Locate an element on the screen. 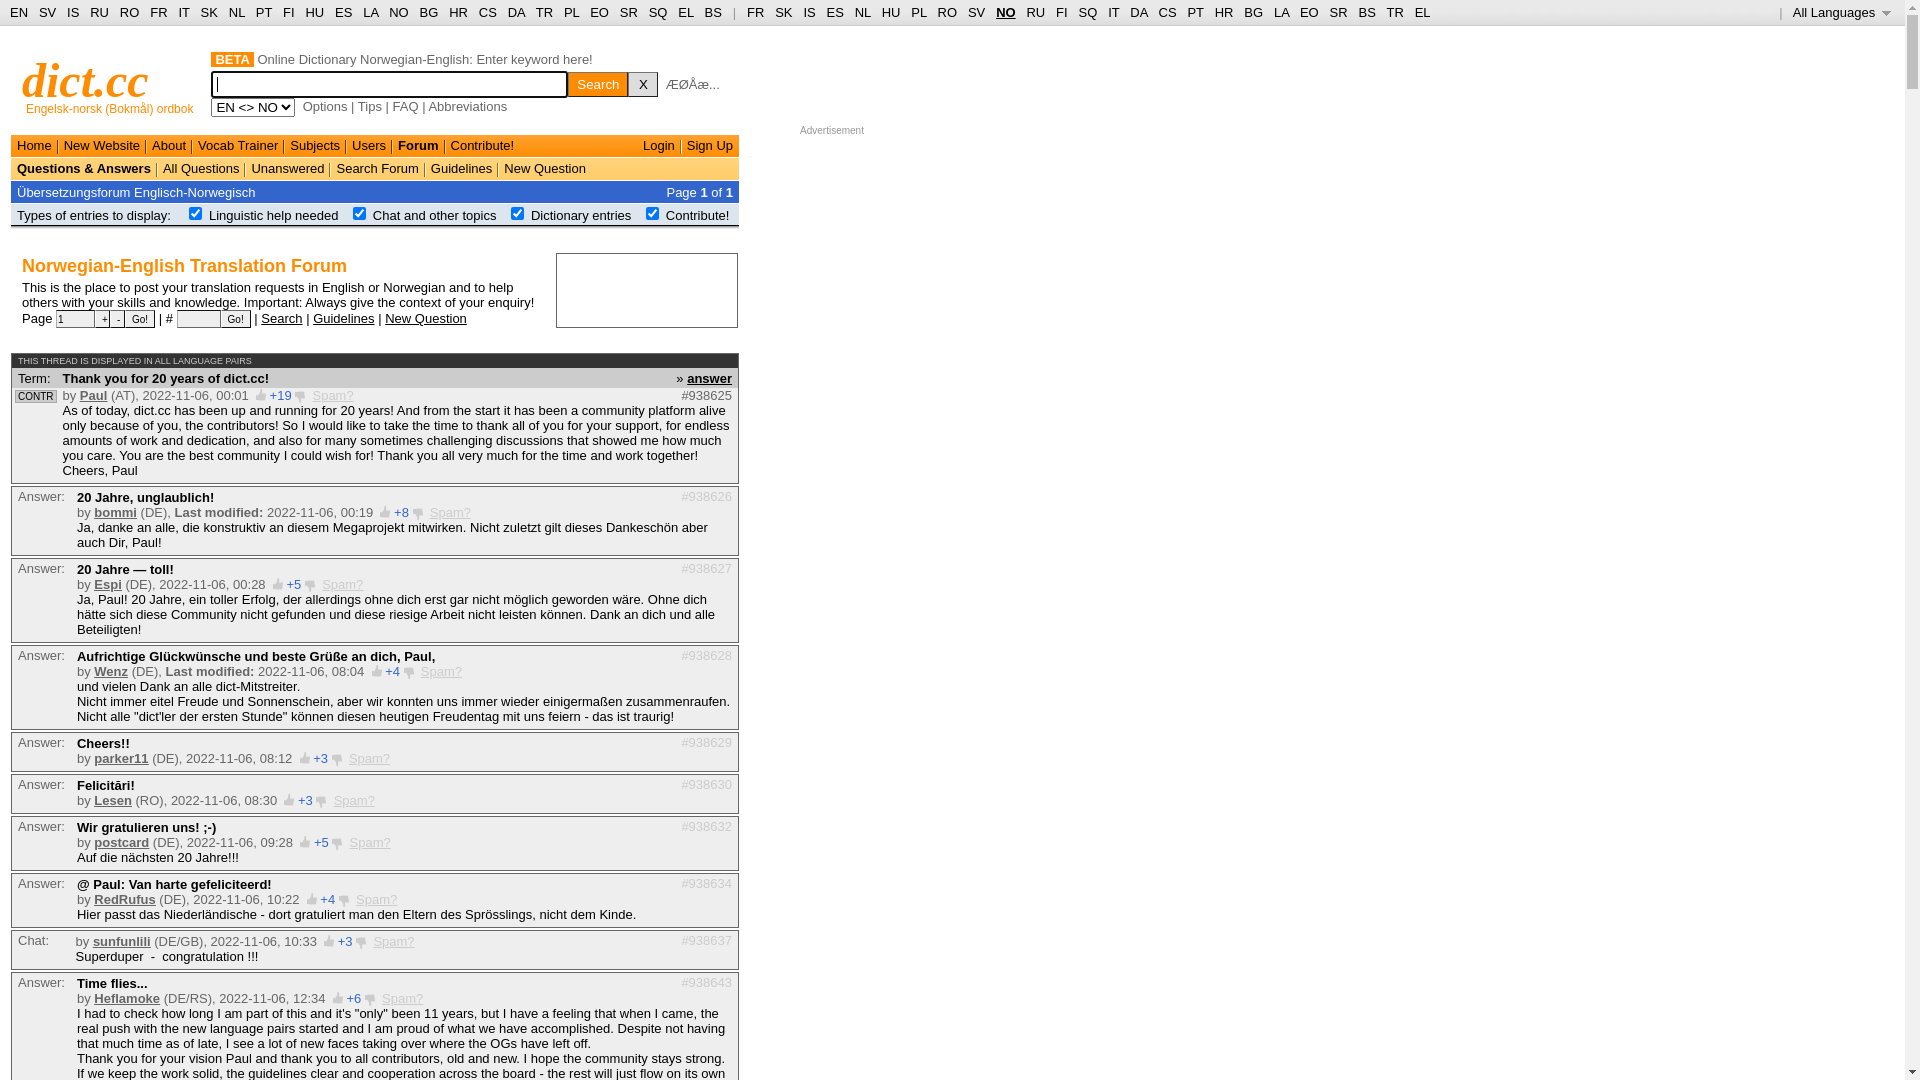 The width and height of the screenshot is (1920, 1080). 'PT' is located at coordinates (263, 12).